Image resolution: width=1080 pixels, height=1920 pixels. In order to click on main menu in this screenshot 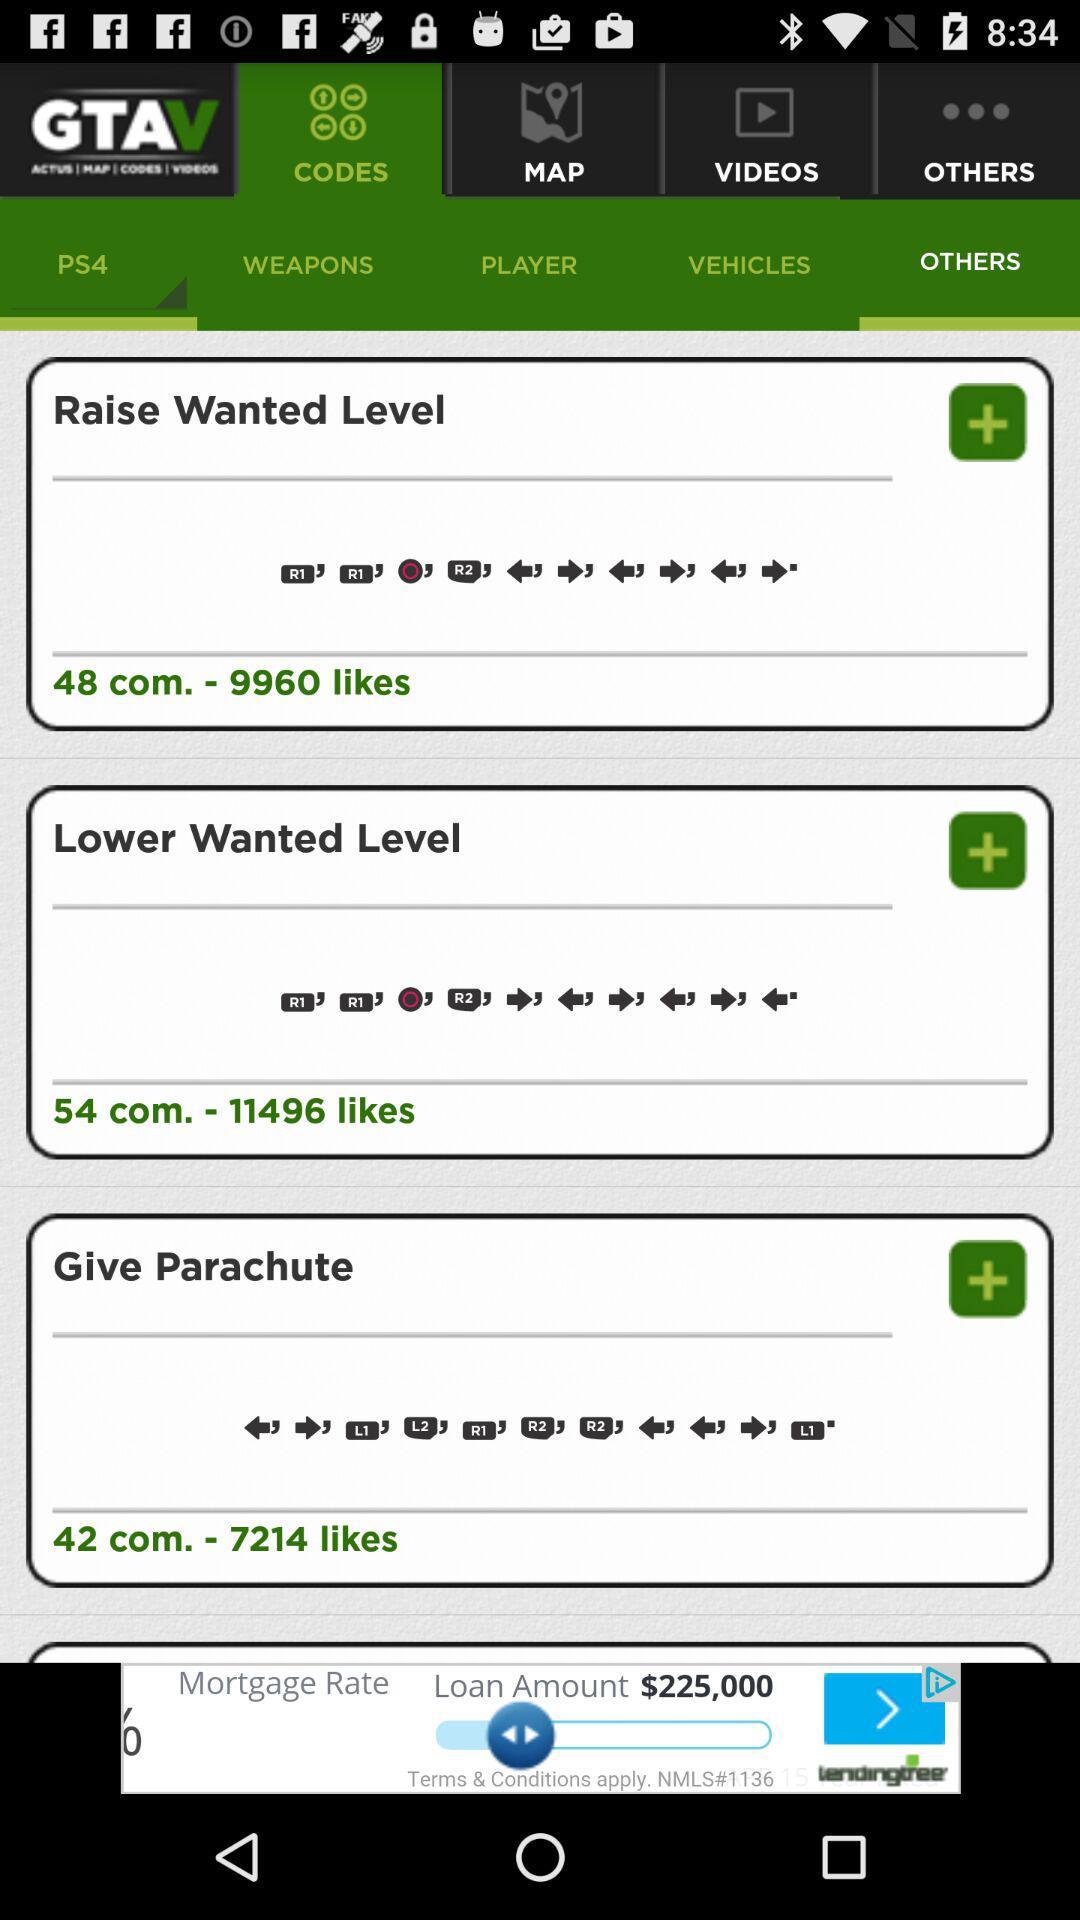, I will do `click(114, 127)`.